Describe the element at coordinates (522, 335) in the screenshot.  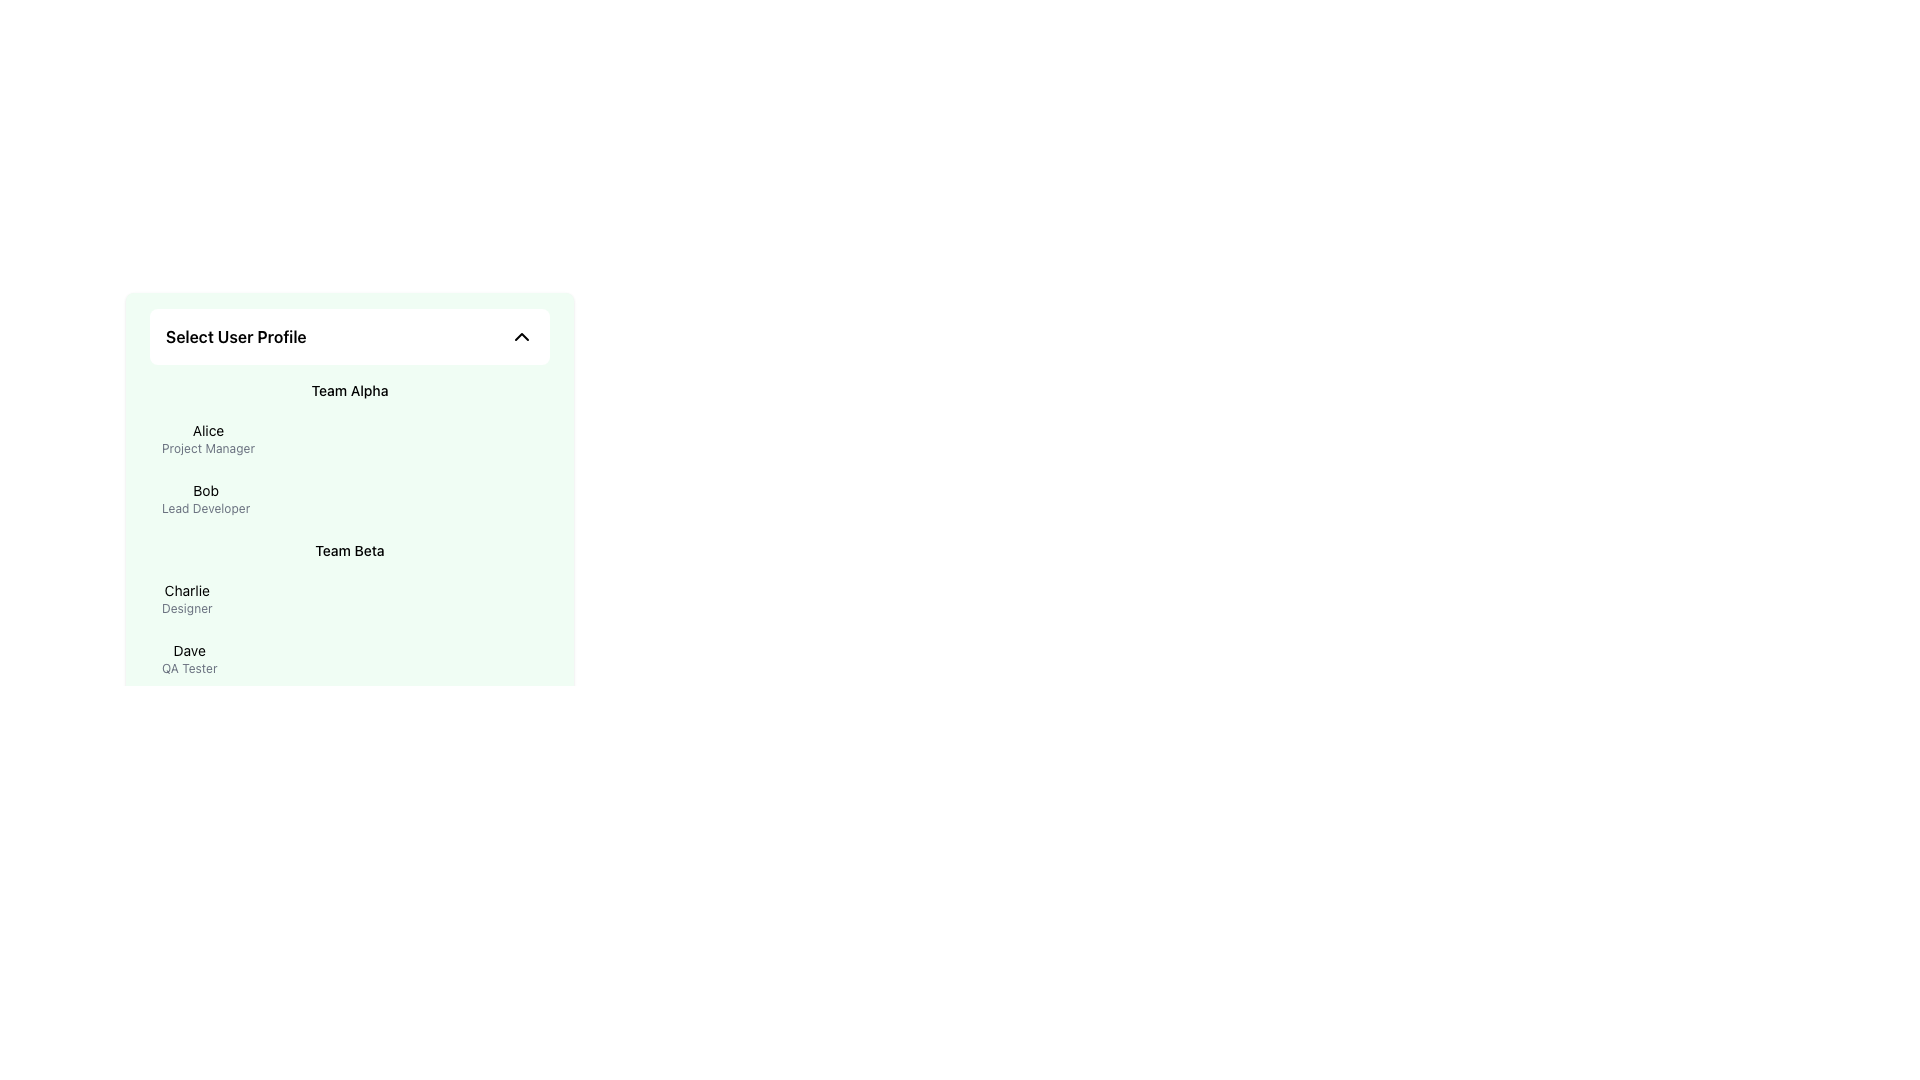
I see `the interactive indicator icon located at the far right of the 'Select User Profile' section header` at that location.